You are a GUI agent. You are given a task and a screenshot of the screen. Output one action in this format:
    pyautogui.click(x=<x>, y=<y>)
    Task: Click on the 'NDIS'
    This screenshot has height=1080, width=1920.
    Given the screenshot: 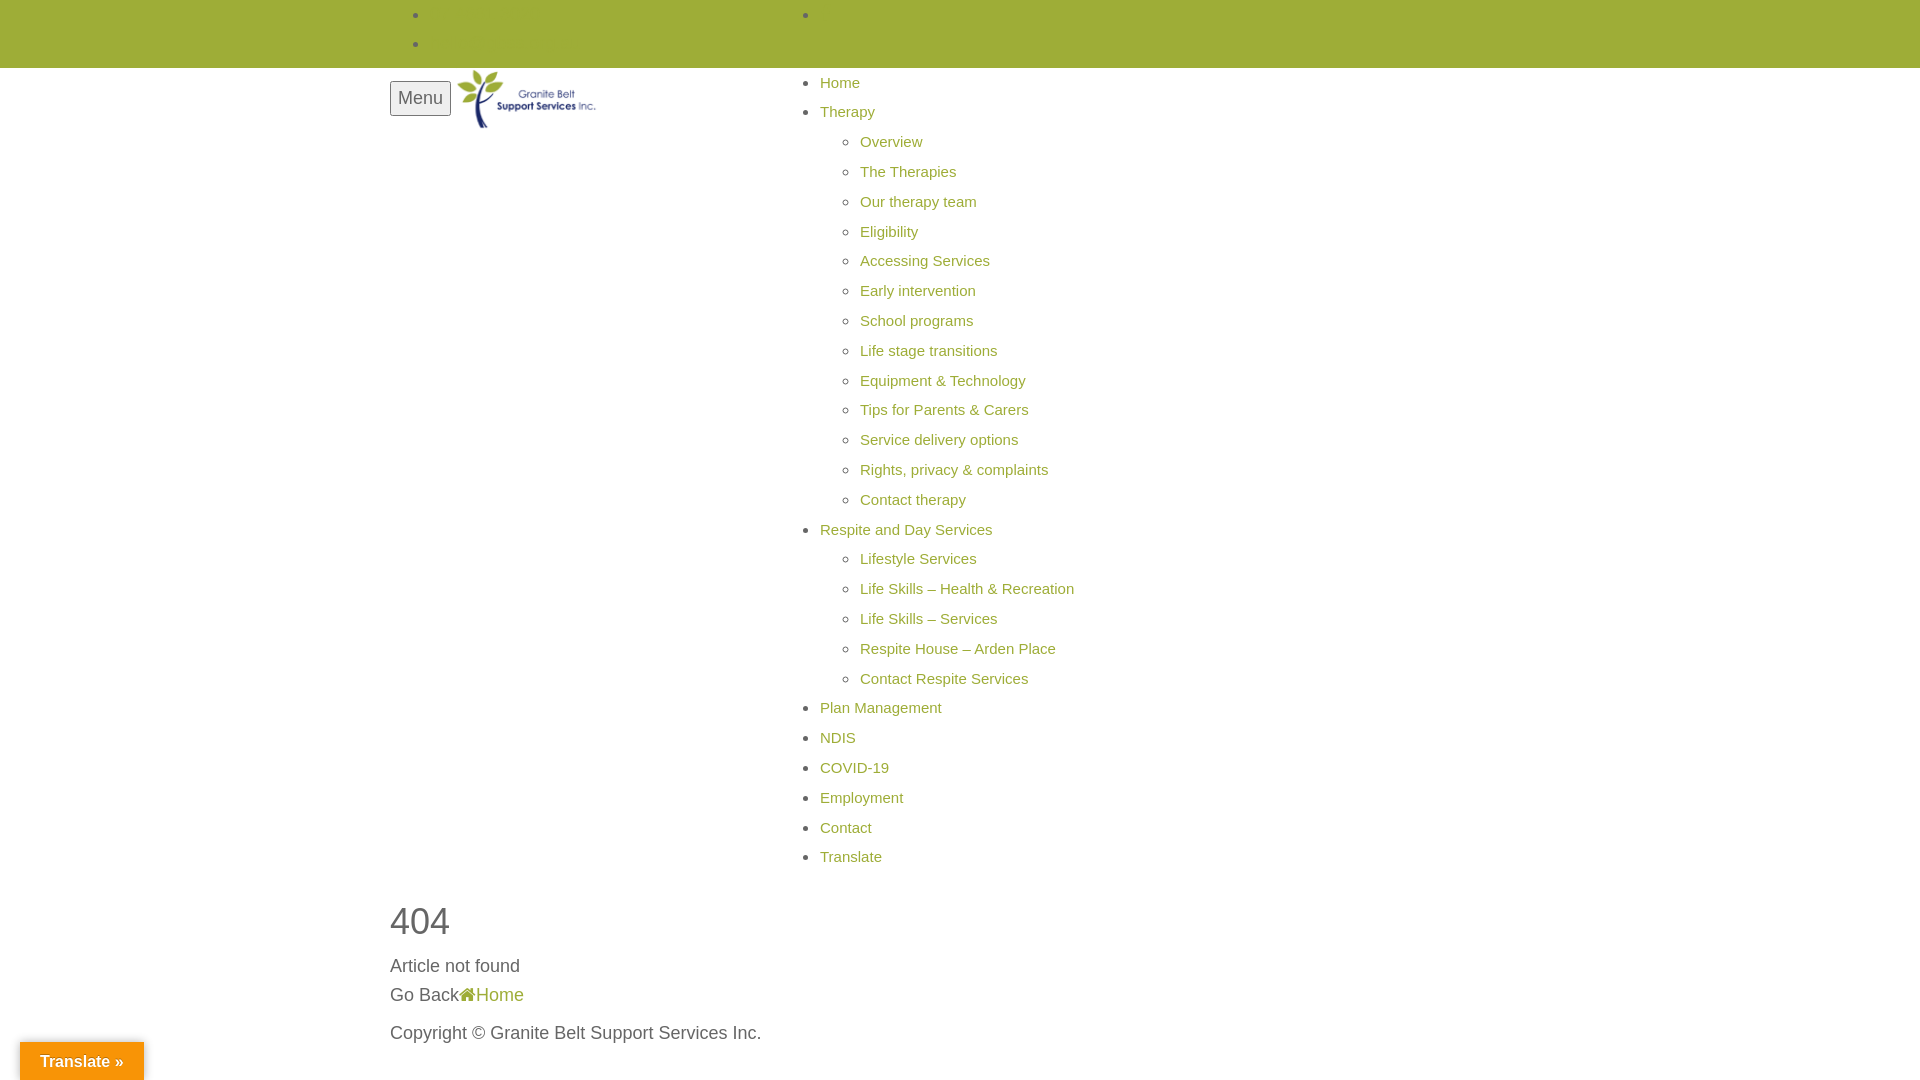 What is the action you would take?
    pyautogui.click(x=838, y=737)
    